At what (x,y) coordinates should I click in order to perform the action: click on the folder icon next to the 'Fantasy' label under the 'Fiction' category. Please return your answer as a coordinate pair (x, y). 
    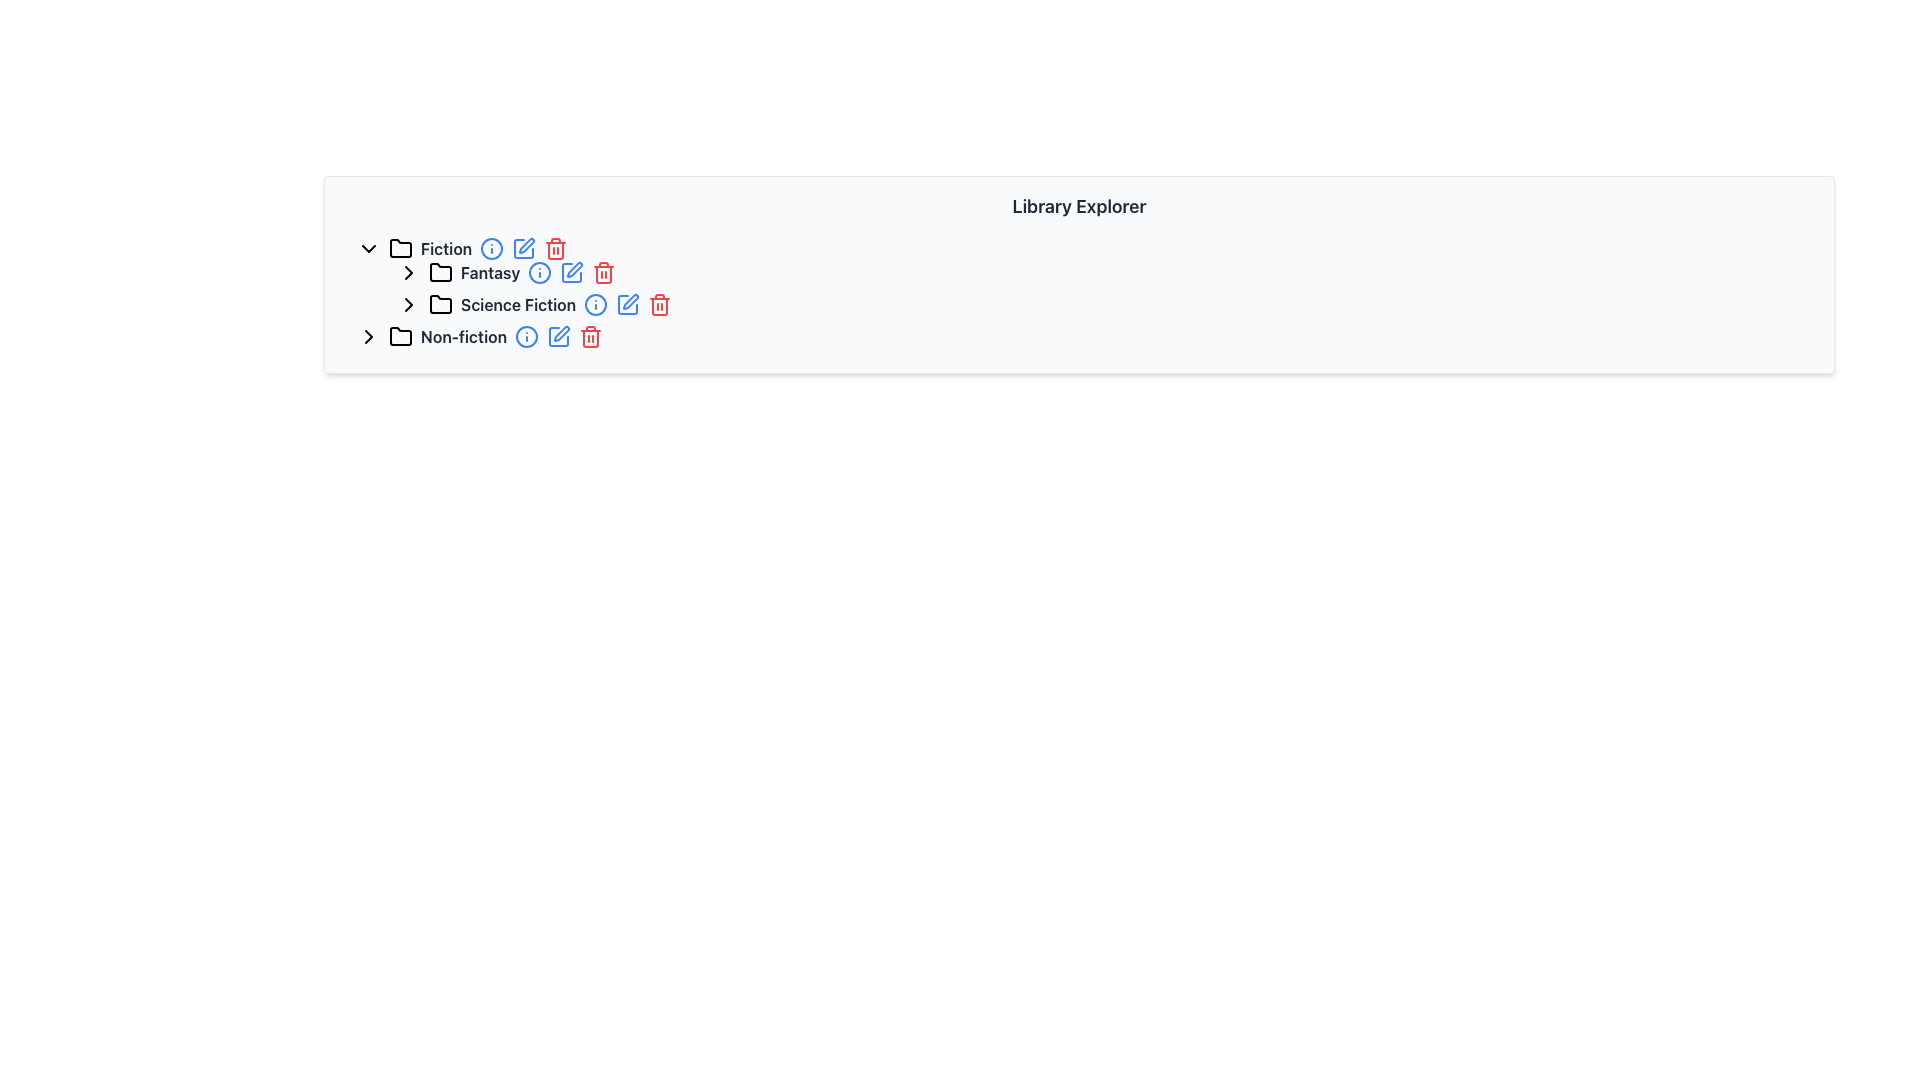
    Looking at the image, I should click on (440, 272).